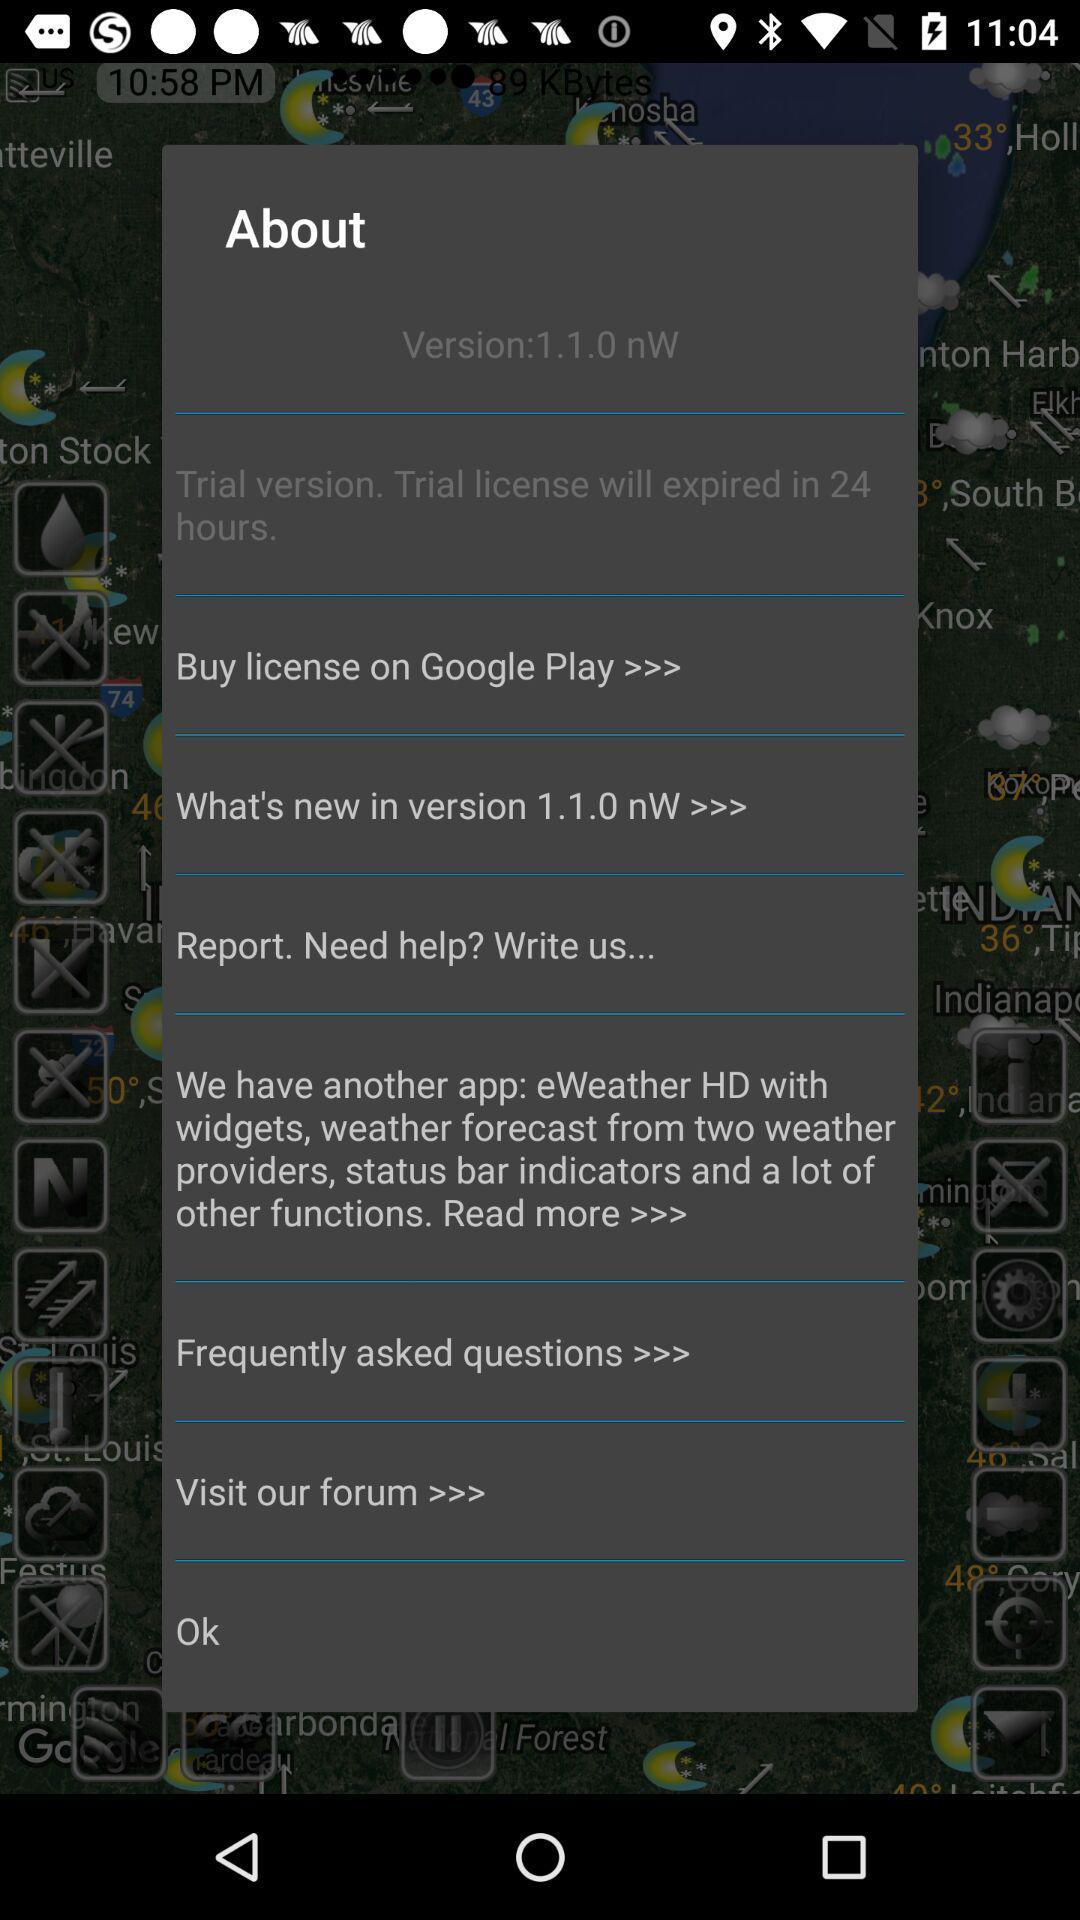 Image resolution: width=1080 pixels, height=1920 pixels. Describe the element at coordinates (540, 665) in the screenshot. I see `buy license on icon` at that location.